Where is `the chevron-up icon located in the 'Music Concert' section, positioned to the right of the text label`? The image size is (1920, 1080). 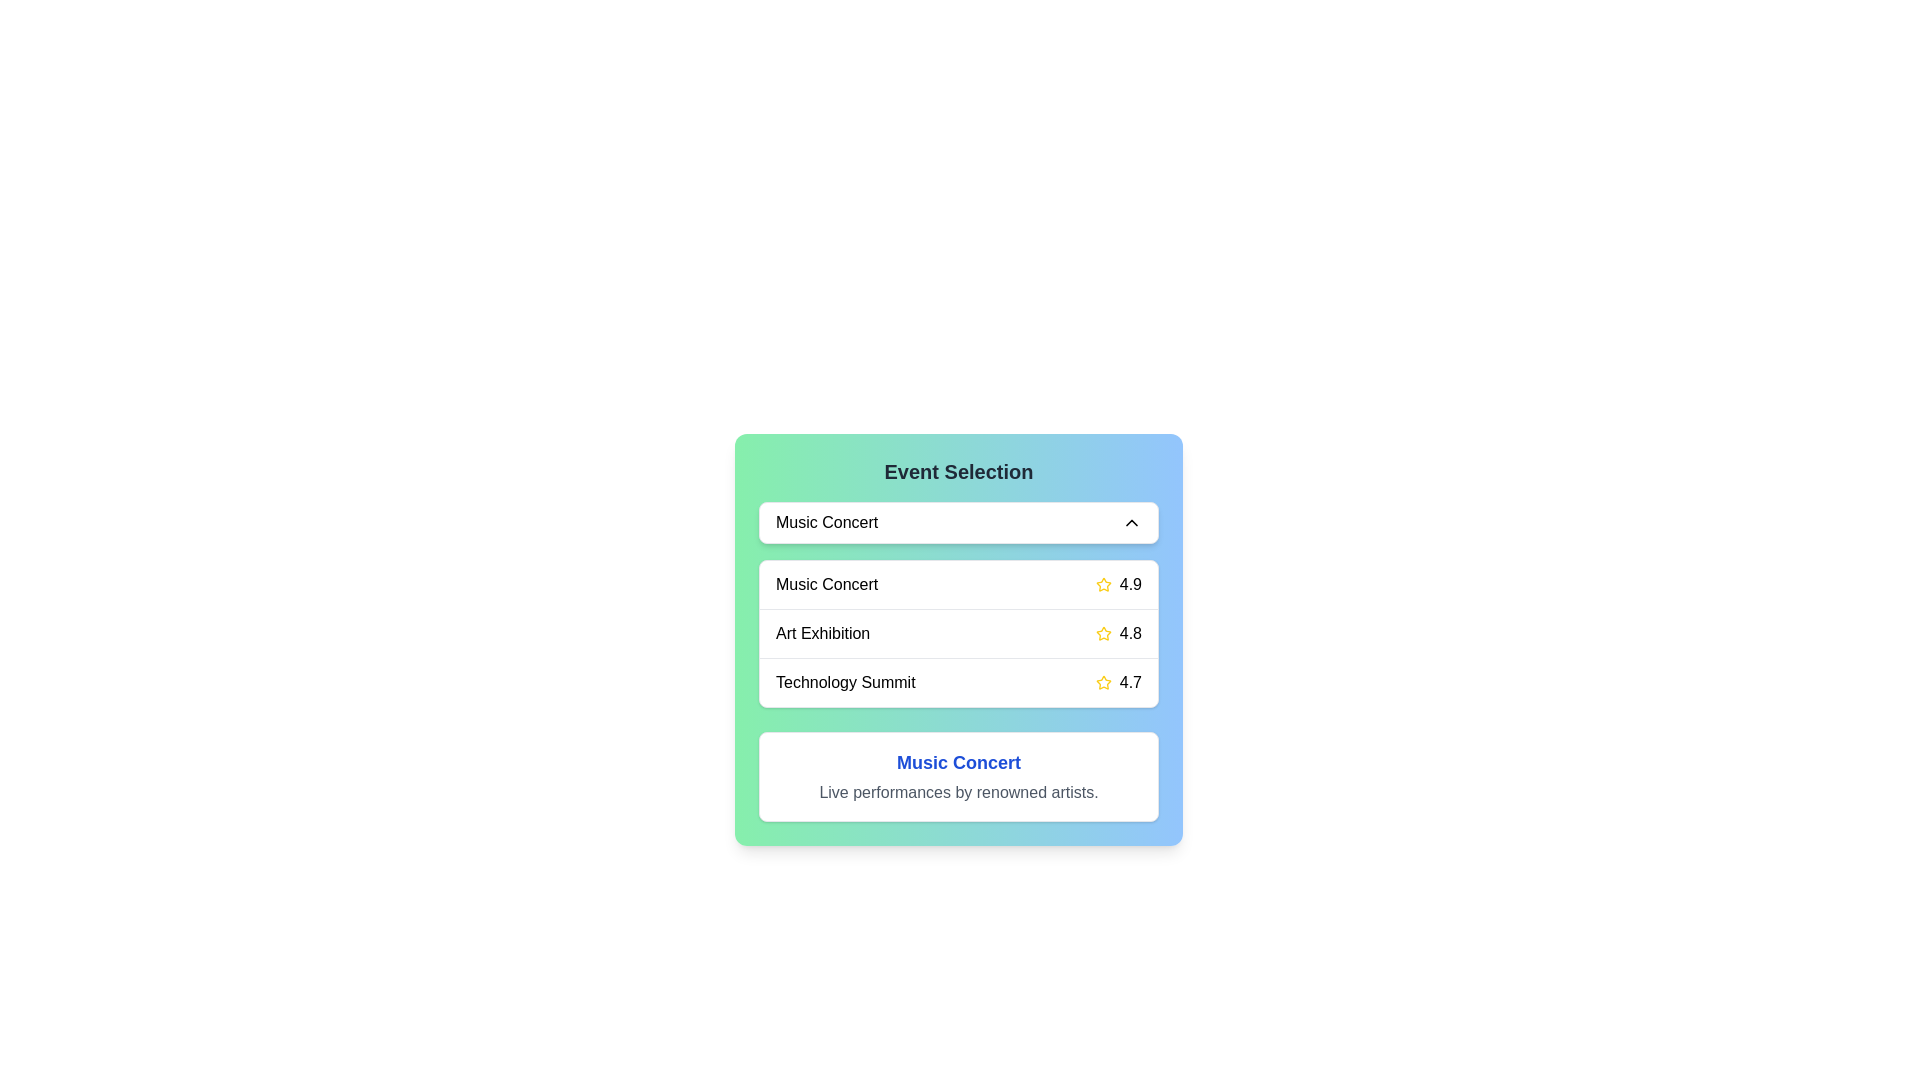 the chevron-up icon located in the 'Music Concert' section, positioned to the right of the text label is located at coordinates (1132, 522).